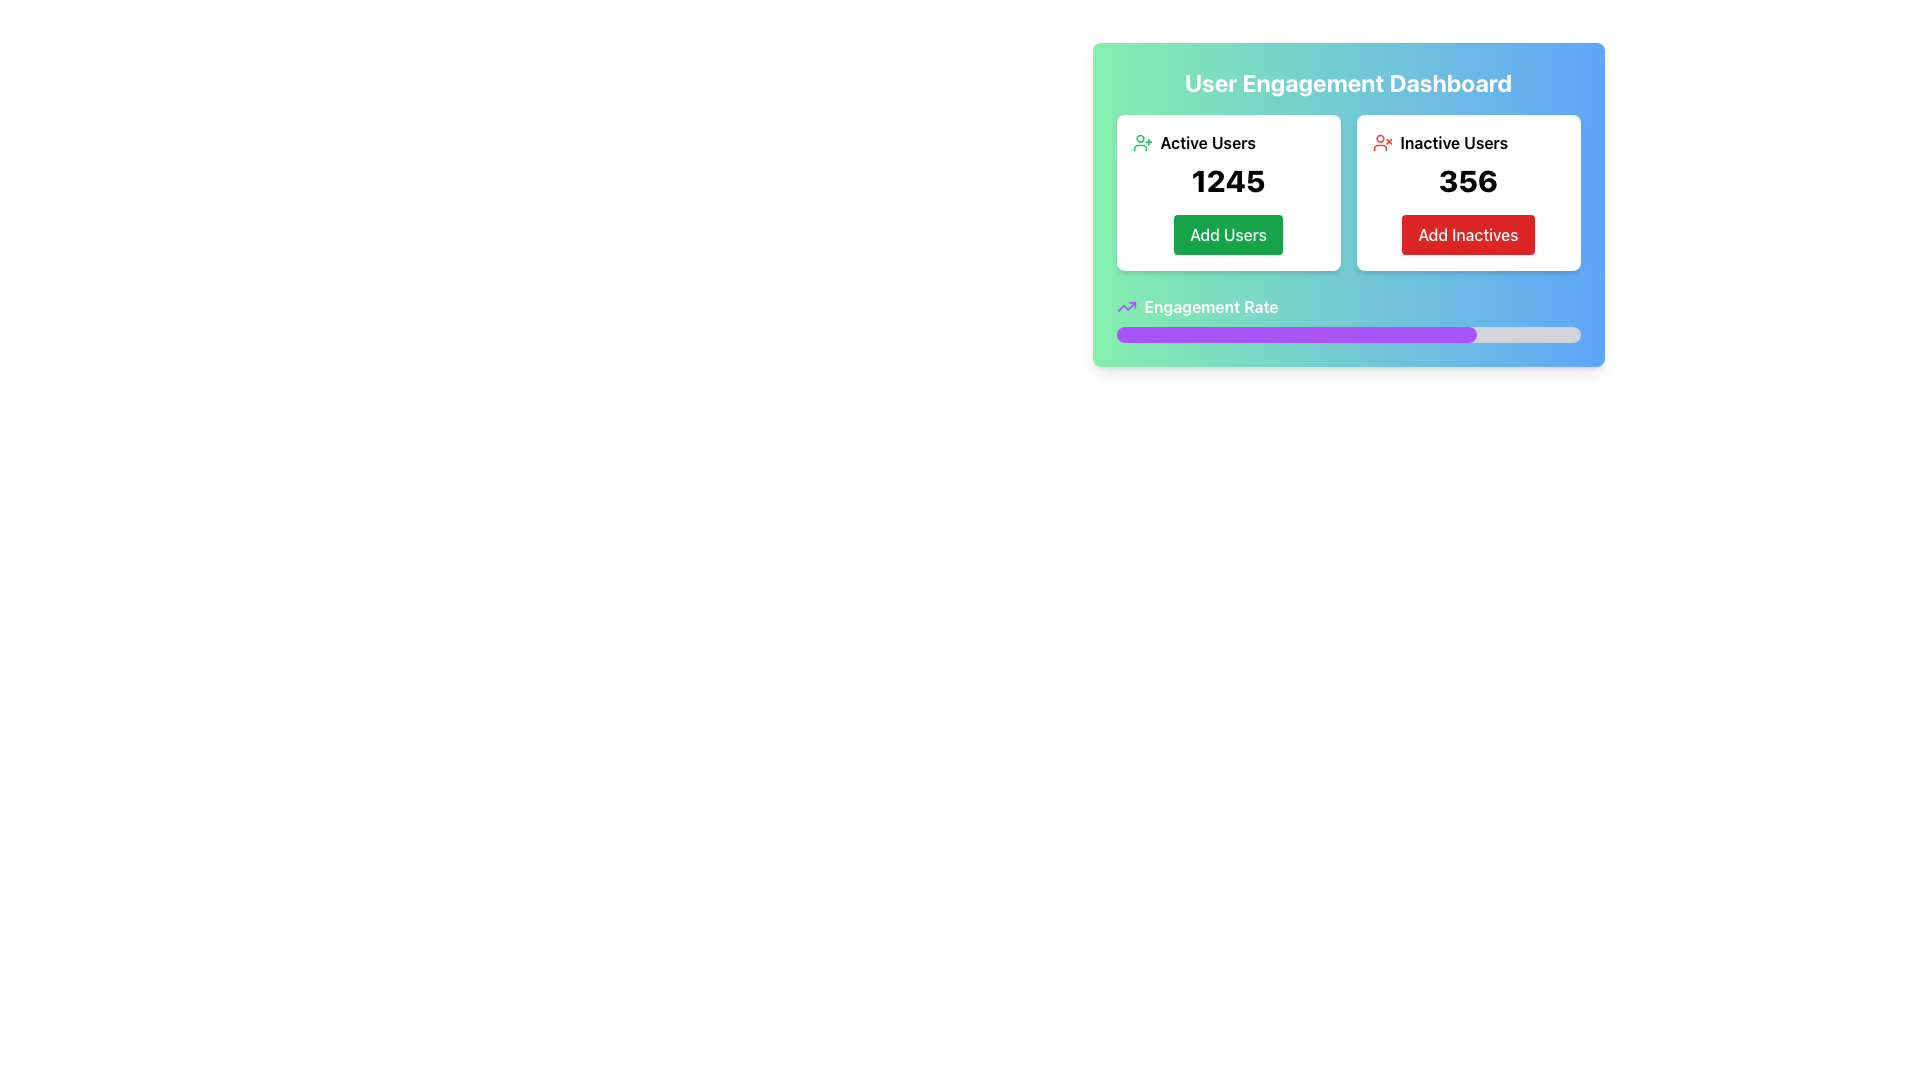  What do you see at coordinates (1468, 181) in the screenshot?
I see `the label displaying the count of inactive users located in the center of the right card labeled 'Inactive Users'` at bounding box center [1468, 181].